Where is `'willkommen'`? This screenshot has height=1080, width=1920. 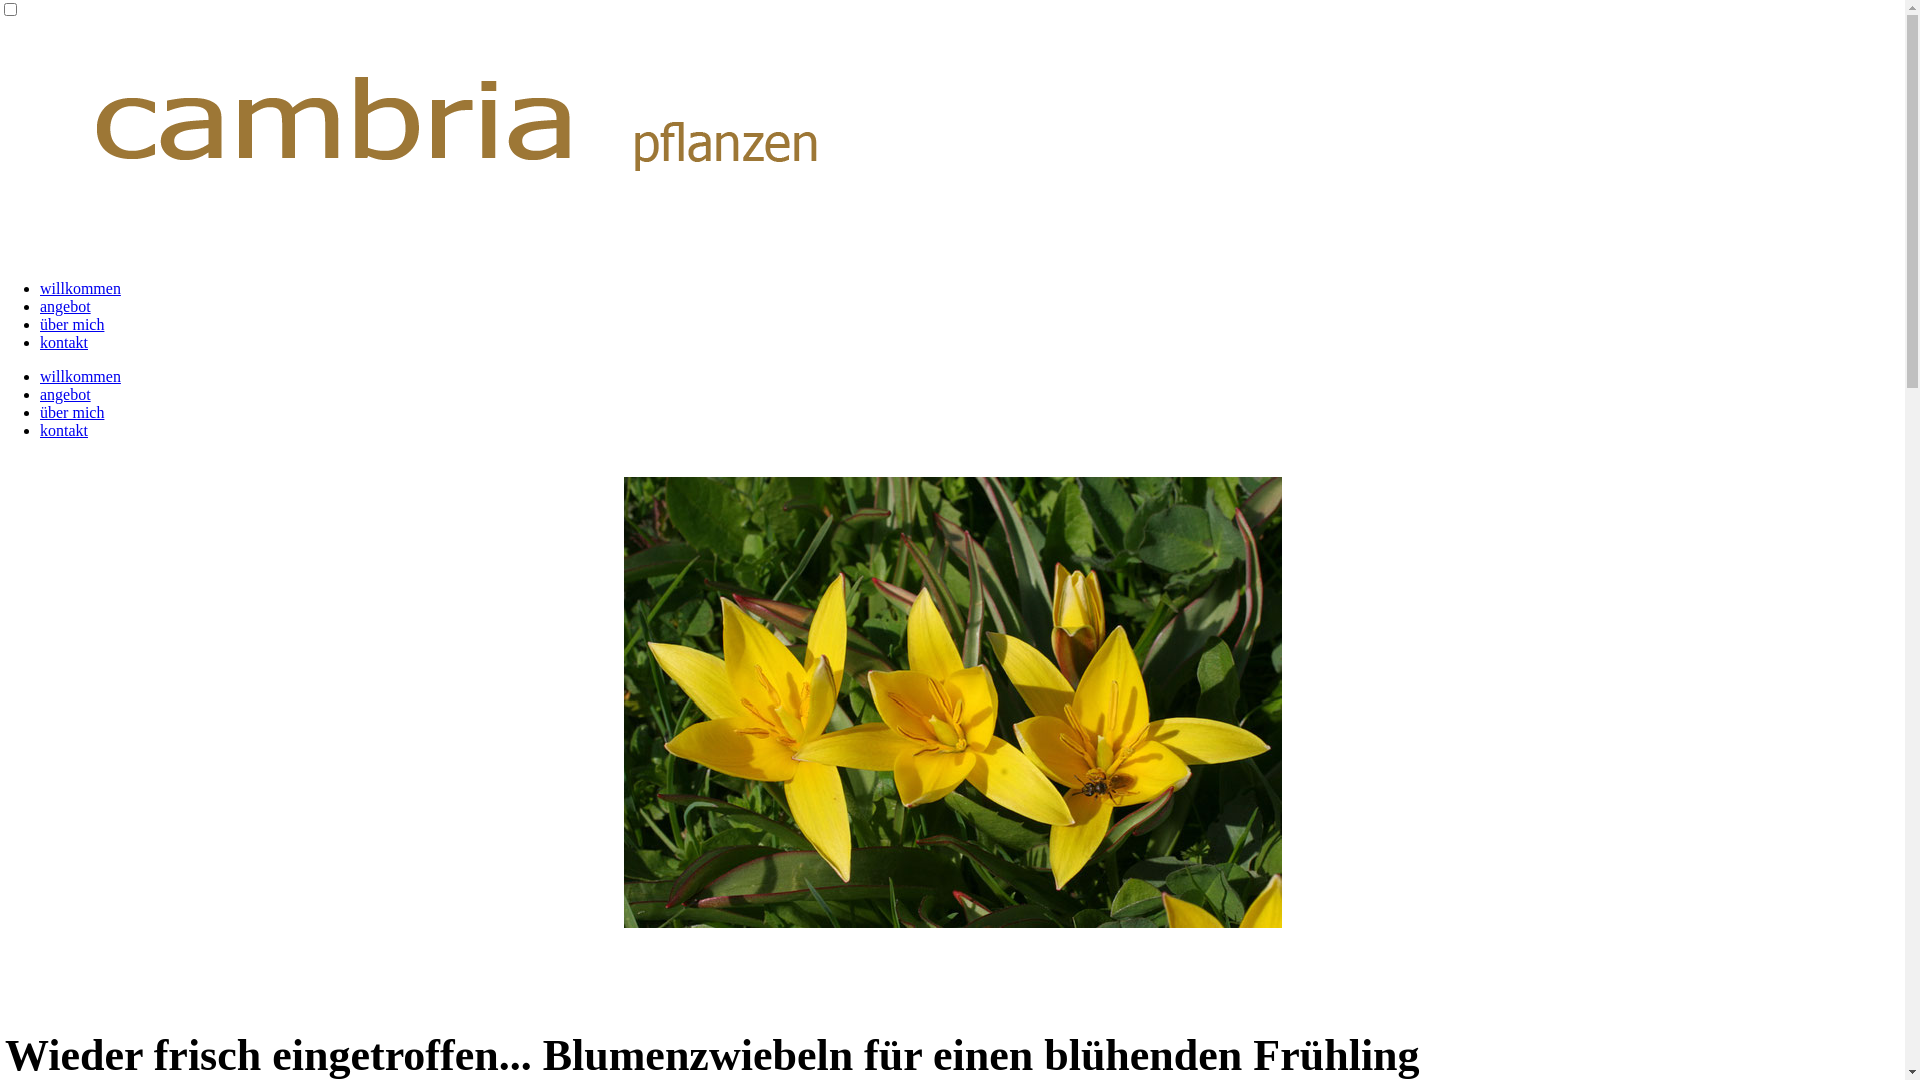
'willkommen' is located at coordinates (39, 376).